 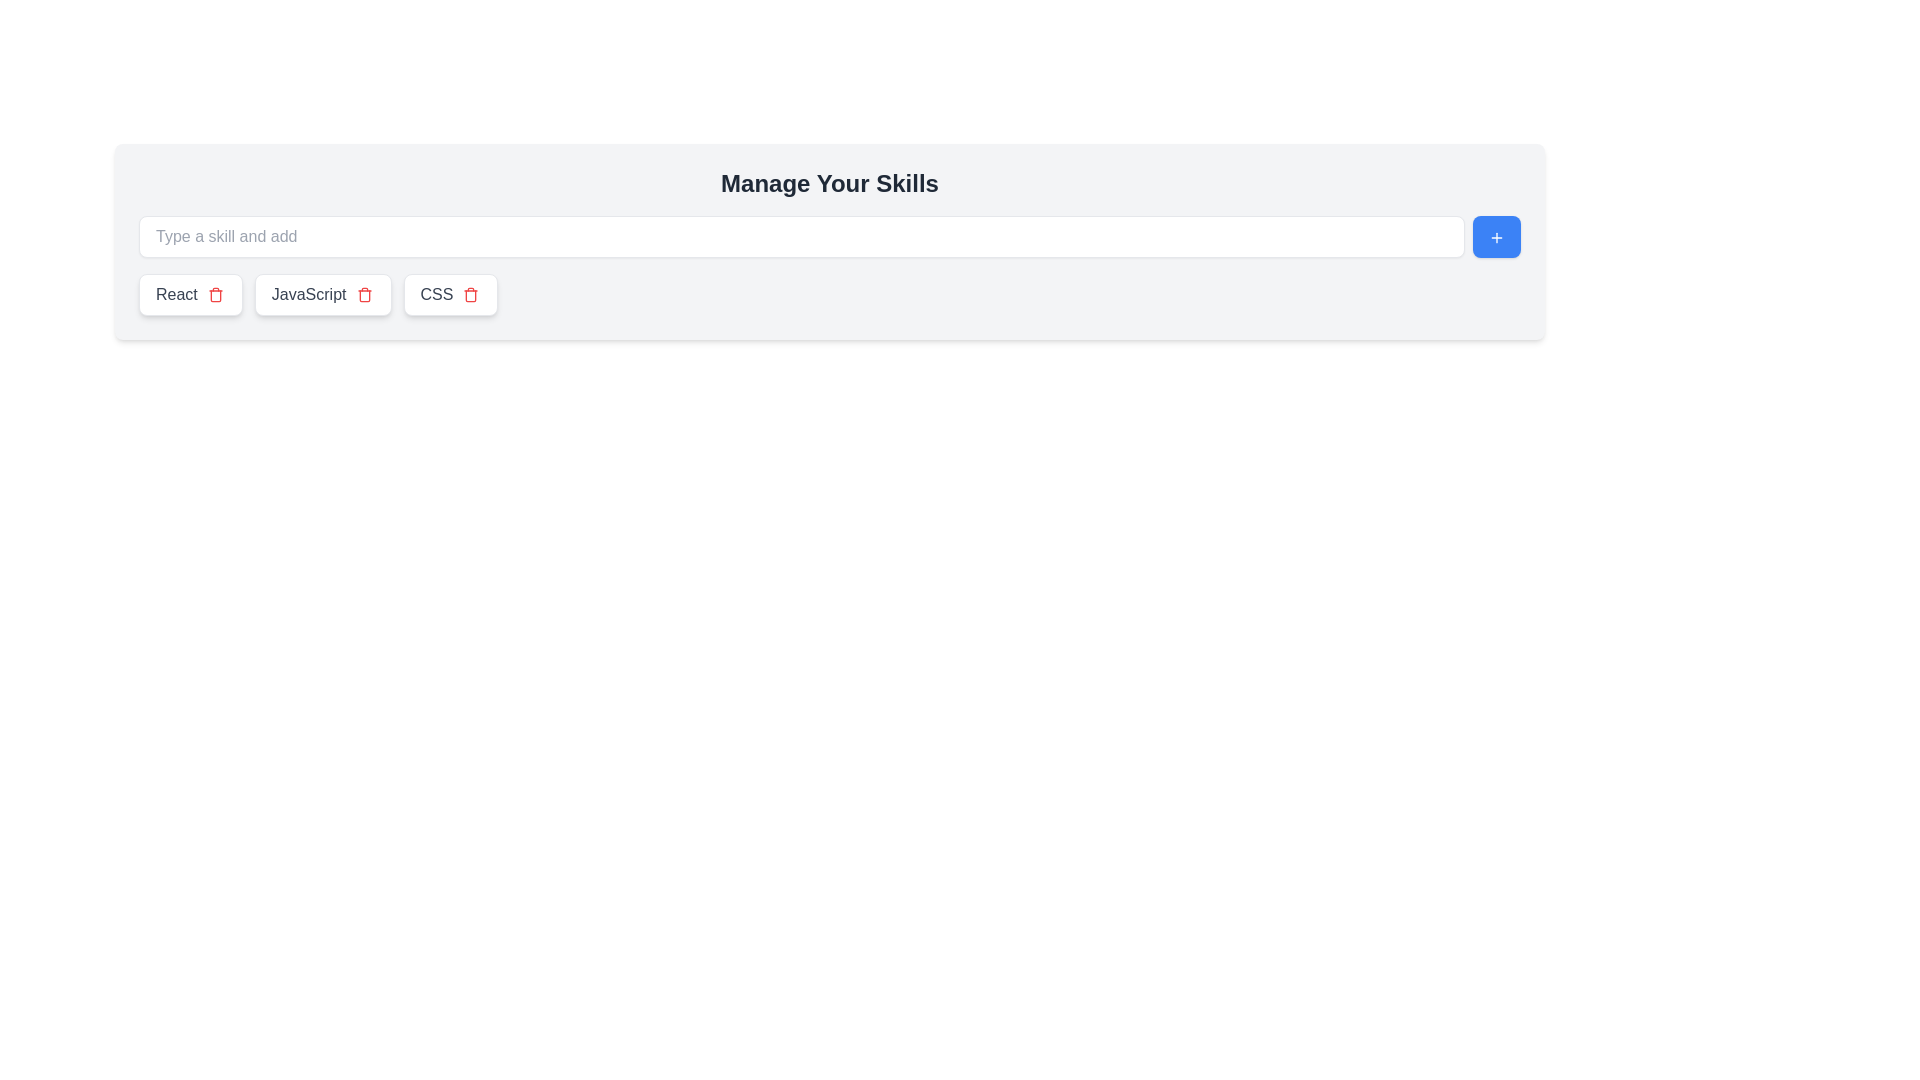 I want to click on delete icon for the skill JavaScript, so click(x=364, y=294).